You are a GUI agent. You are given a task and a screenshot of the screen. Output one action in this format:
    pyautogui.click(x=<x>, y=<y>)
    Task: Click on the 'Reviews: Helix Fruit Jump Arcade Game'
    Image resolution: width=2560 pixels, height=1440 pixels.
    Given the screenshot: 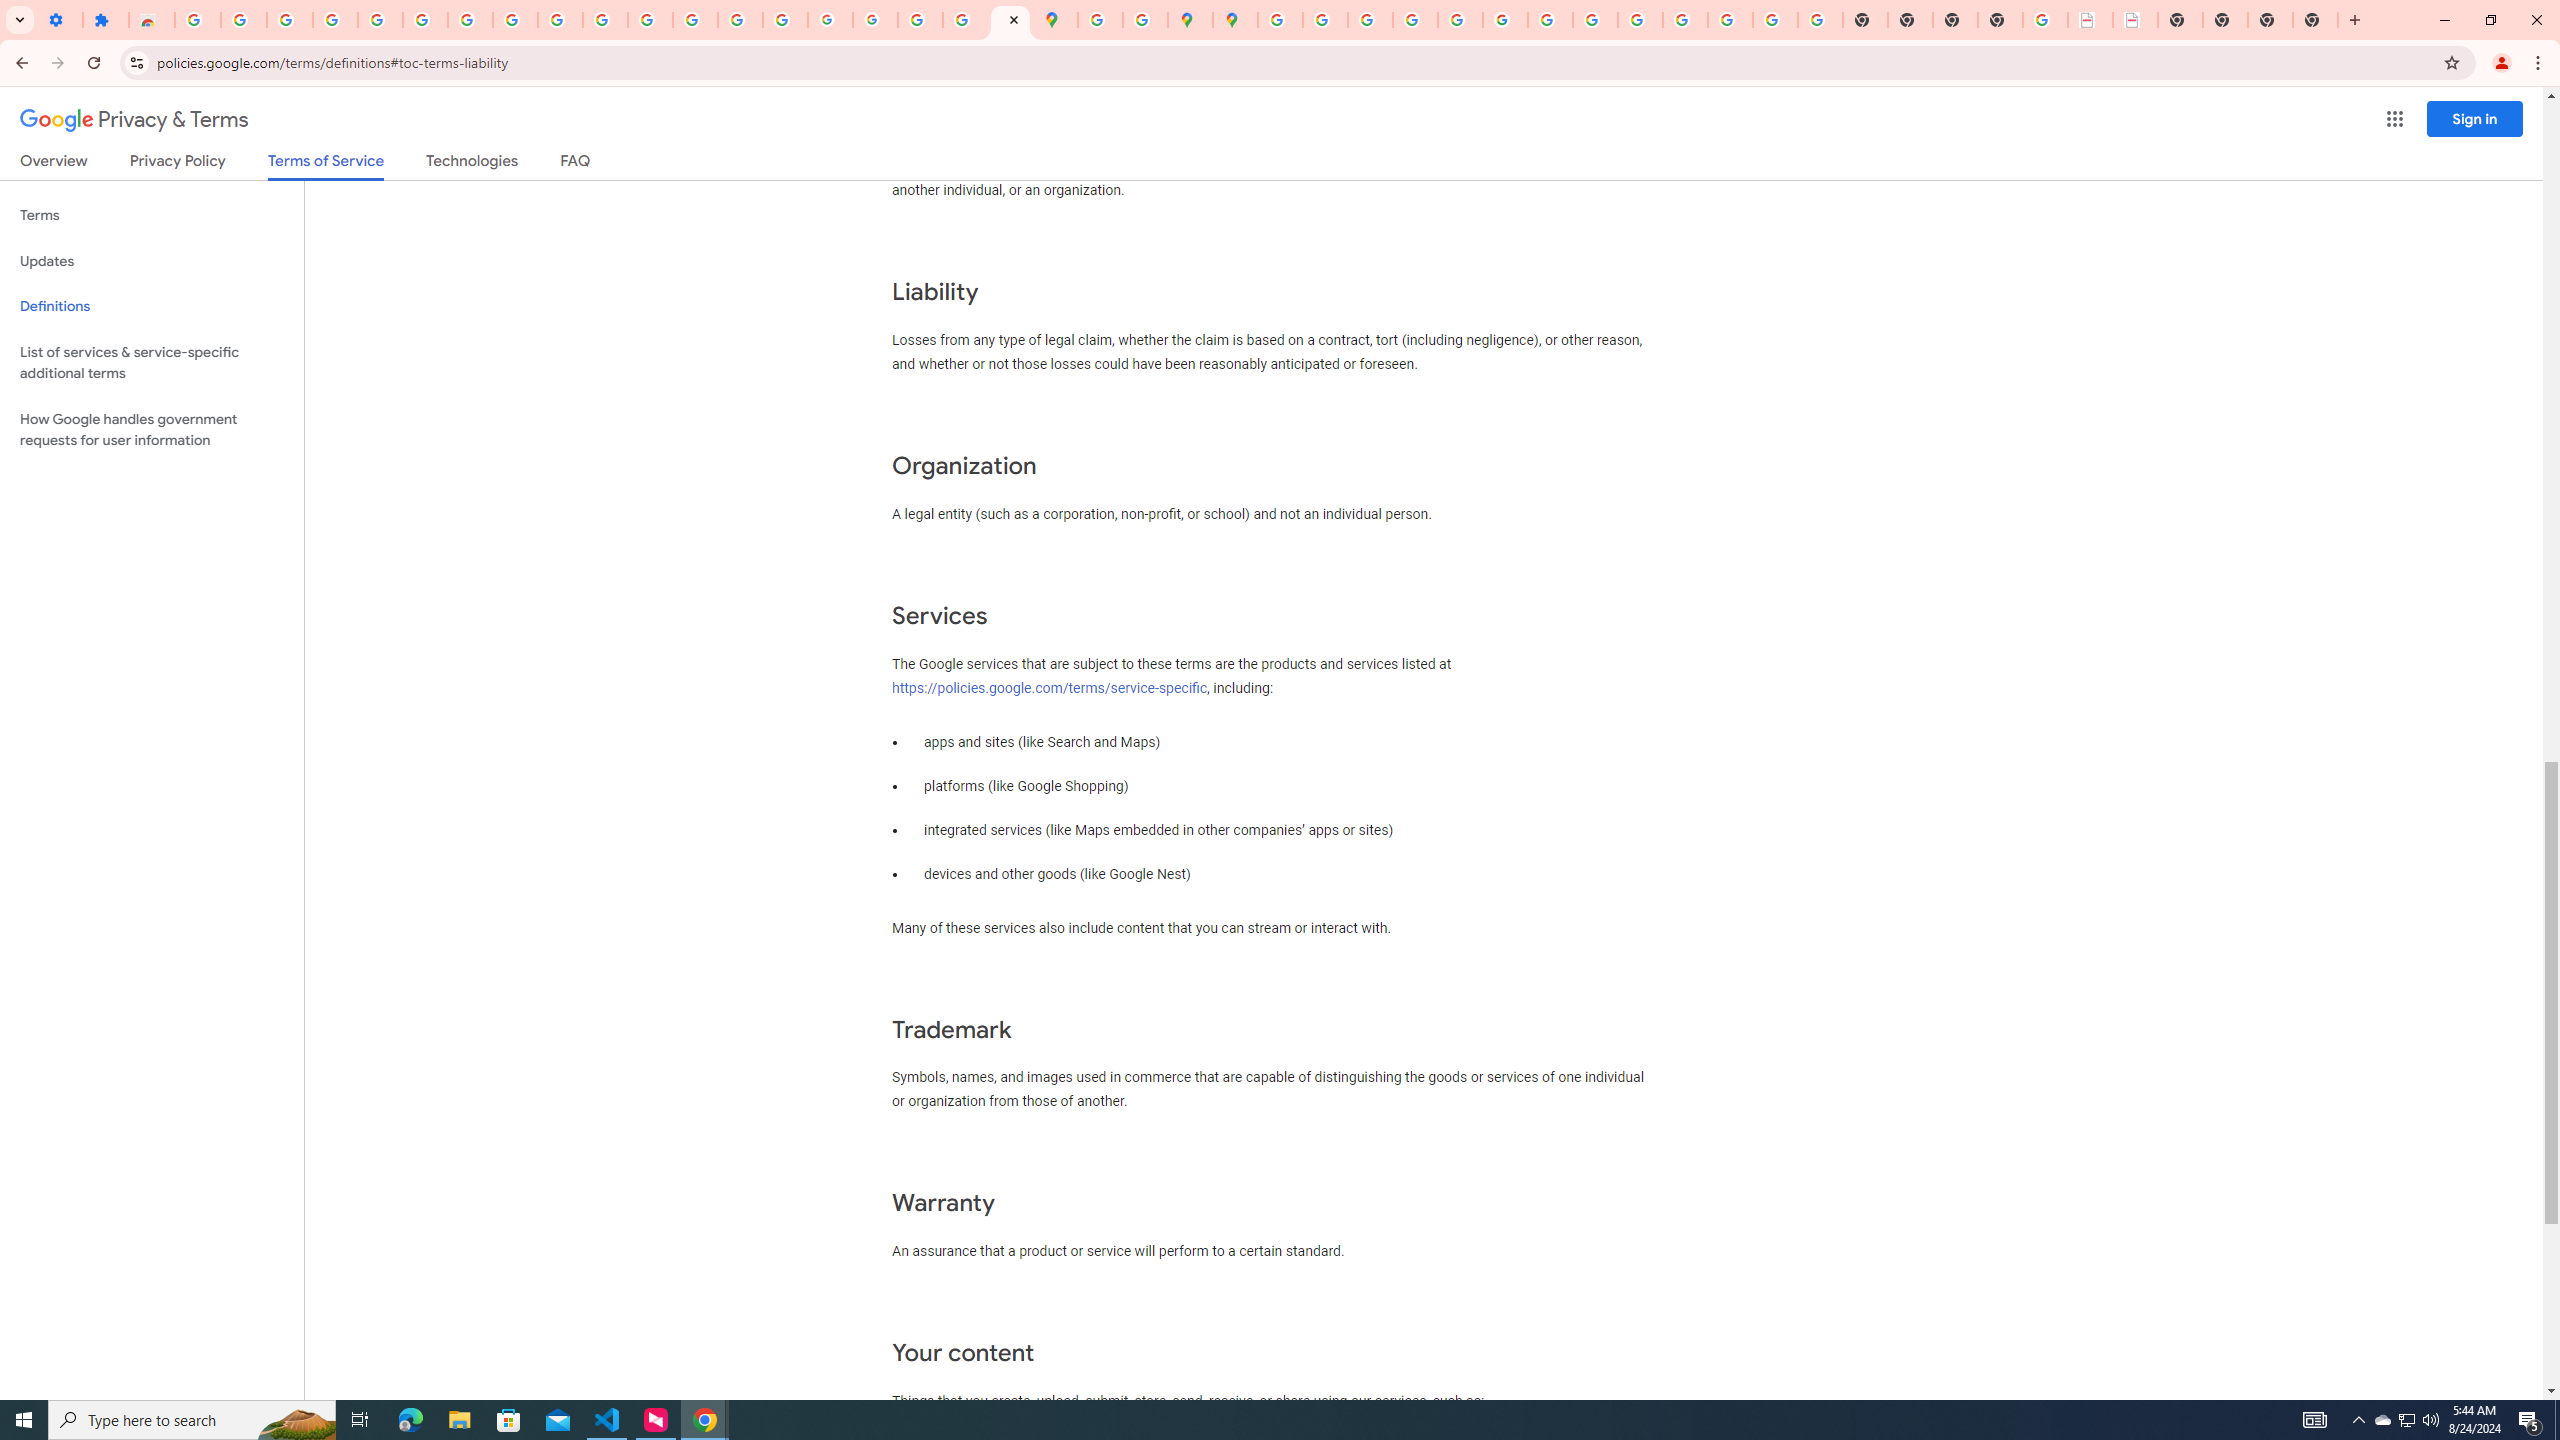 What is the action you would take?
    pyautogui.click(x=151, y=19)
    